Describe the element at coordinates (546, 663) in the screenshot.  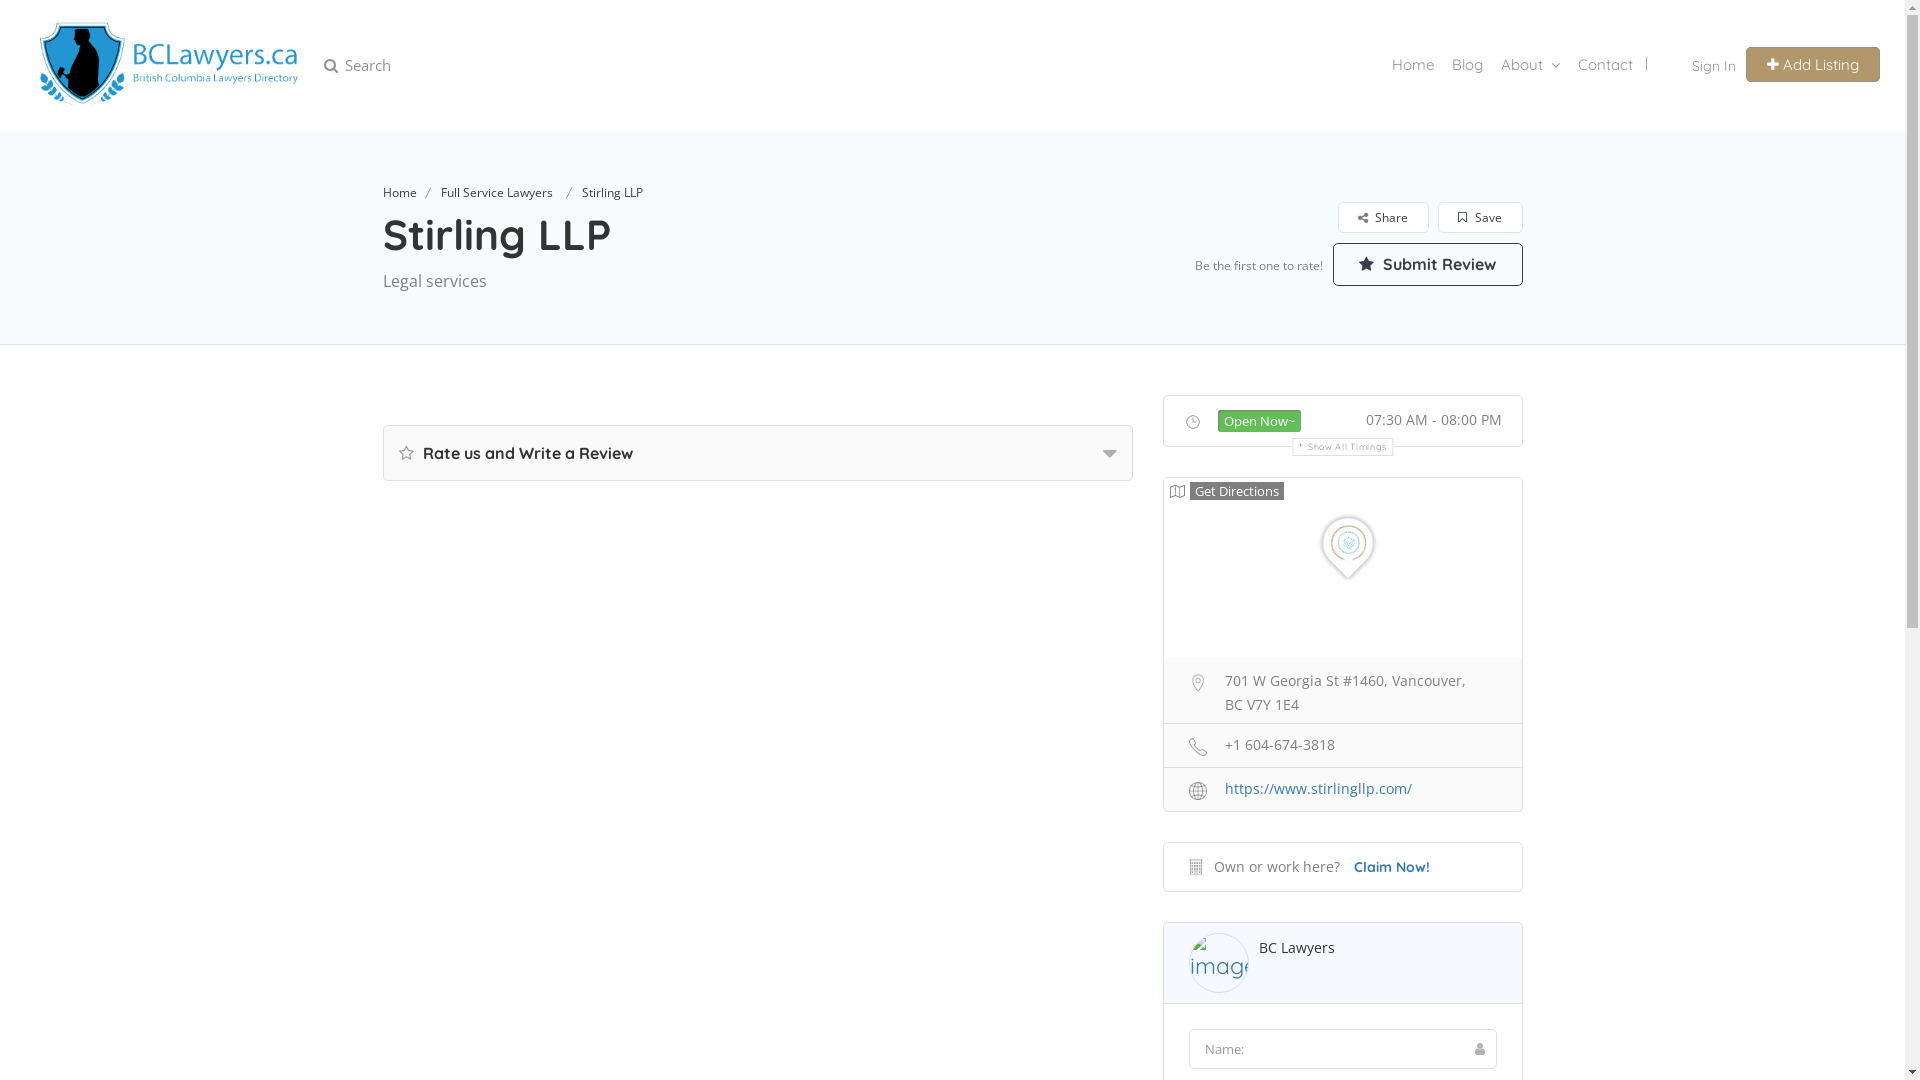
I see `'Submit'` at that location.